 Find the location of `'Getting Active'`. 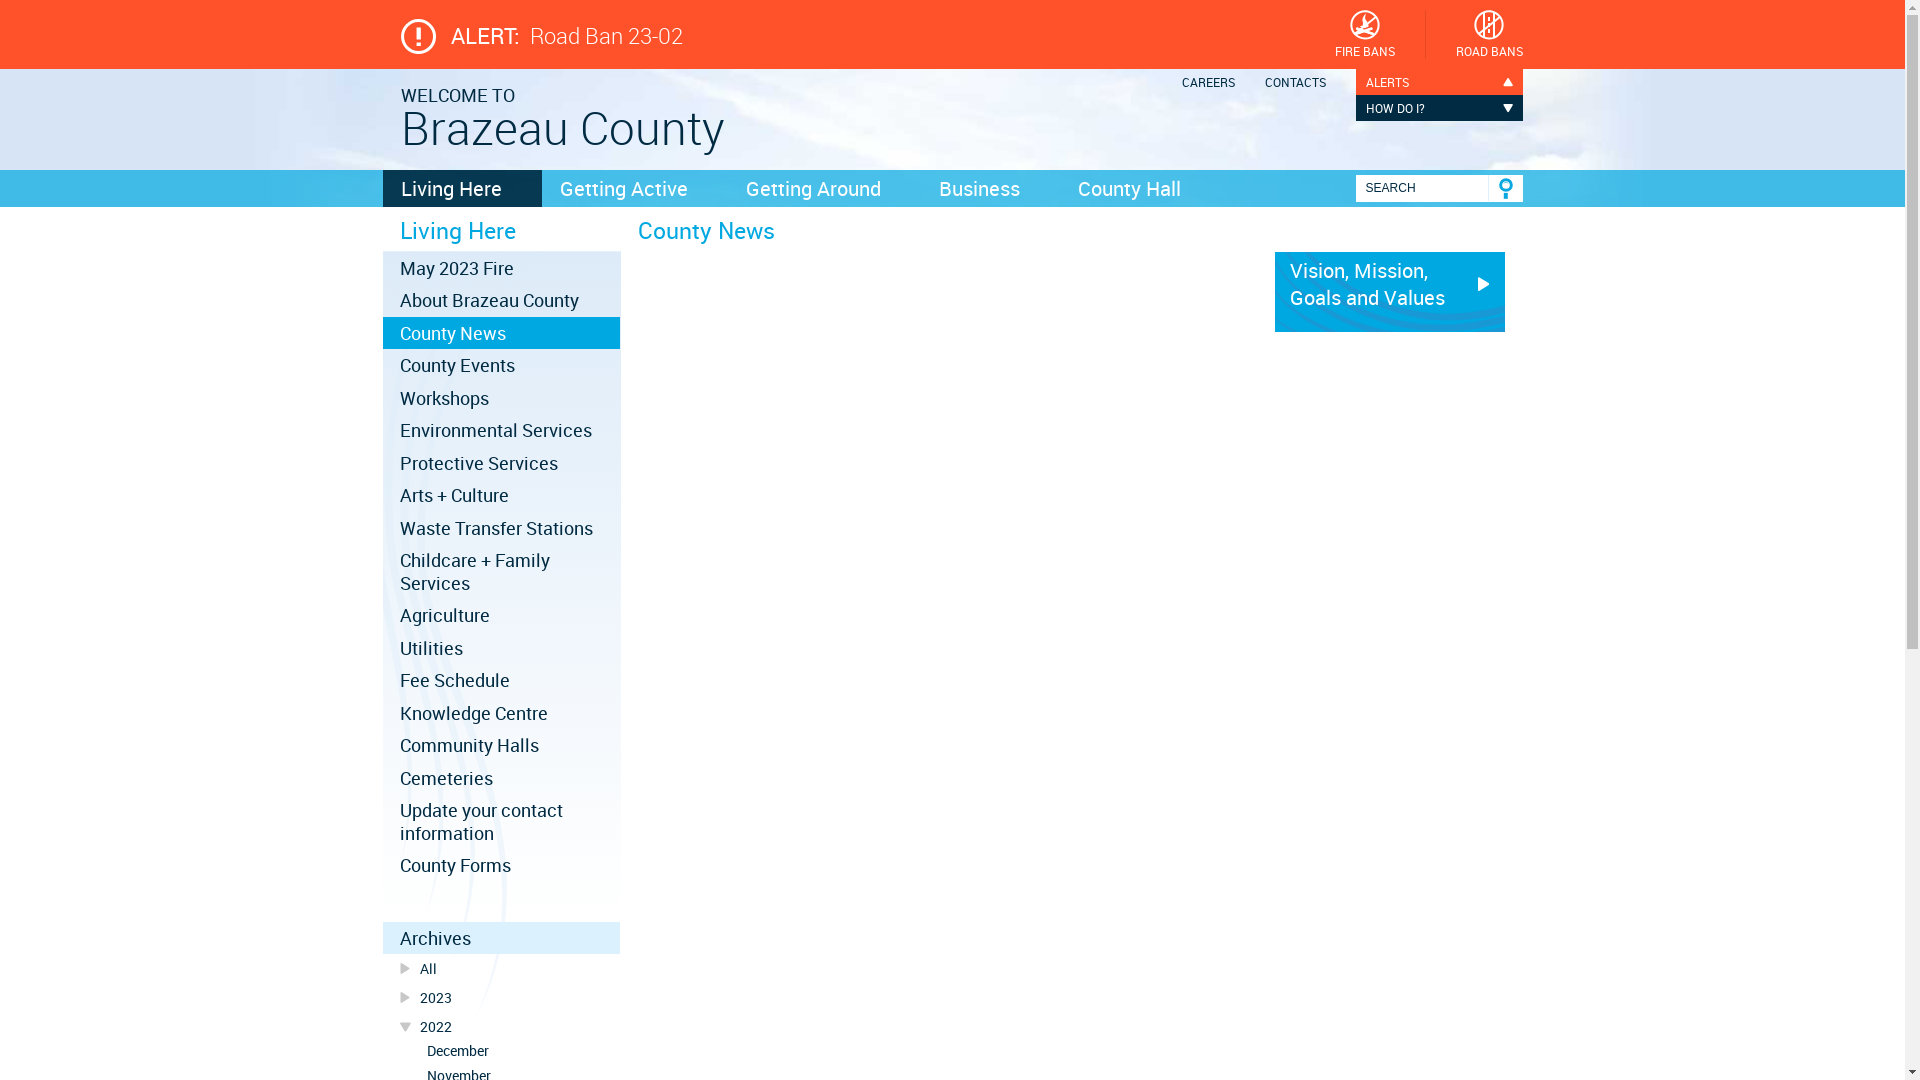

'Getting Active' is located at coordinates (633, 188).